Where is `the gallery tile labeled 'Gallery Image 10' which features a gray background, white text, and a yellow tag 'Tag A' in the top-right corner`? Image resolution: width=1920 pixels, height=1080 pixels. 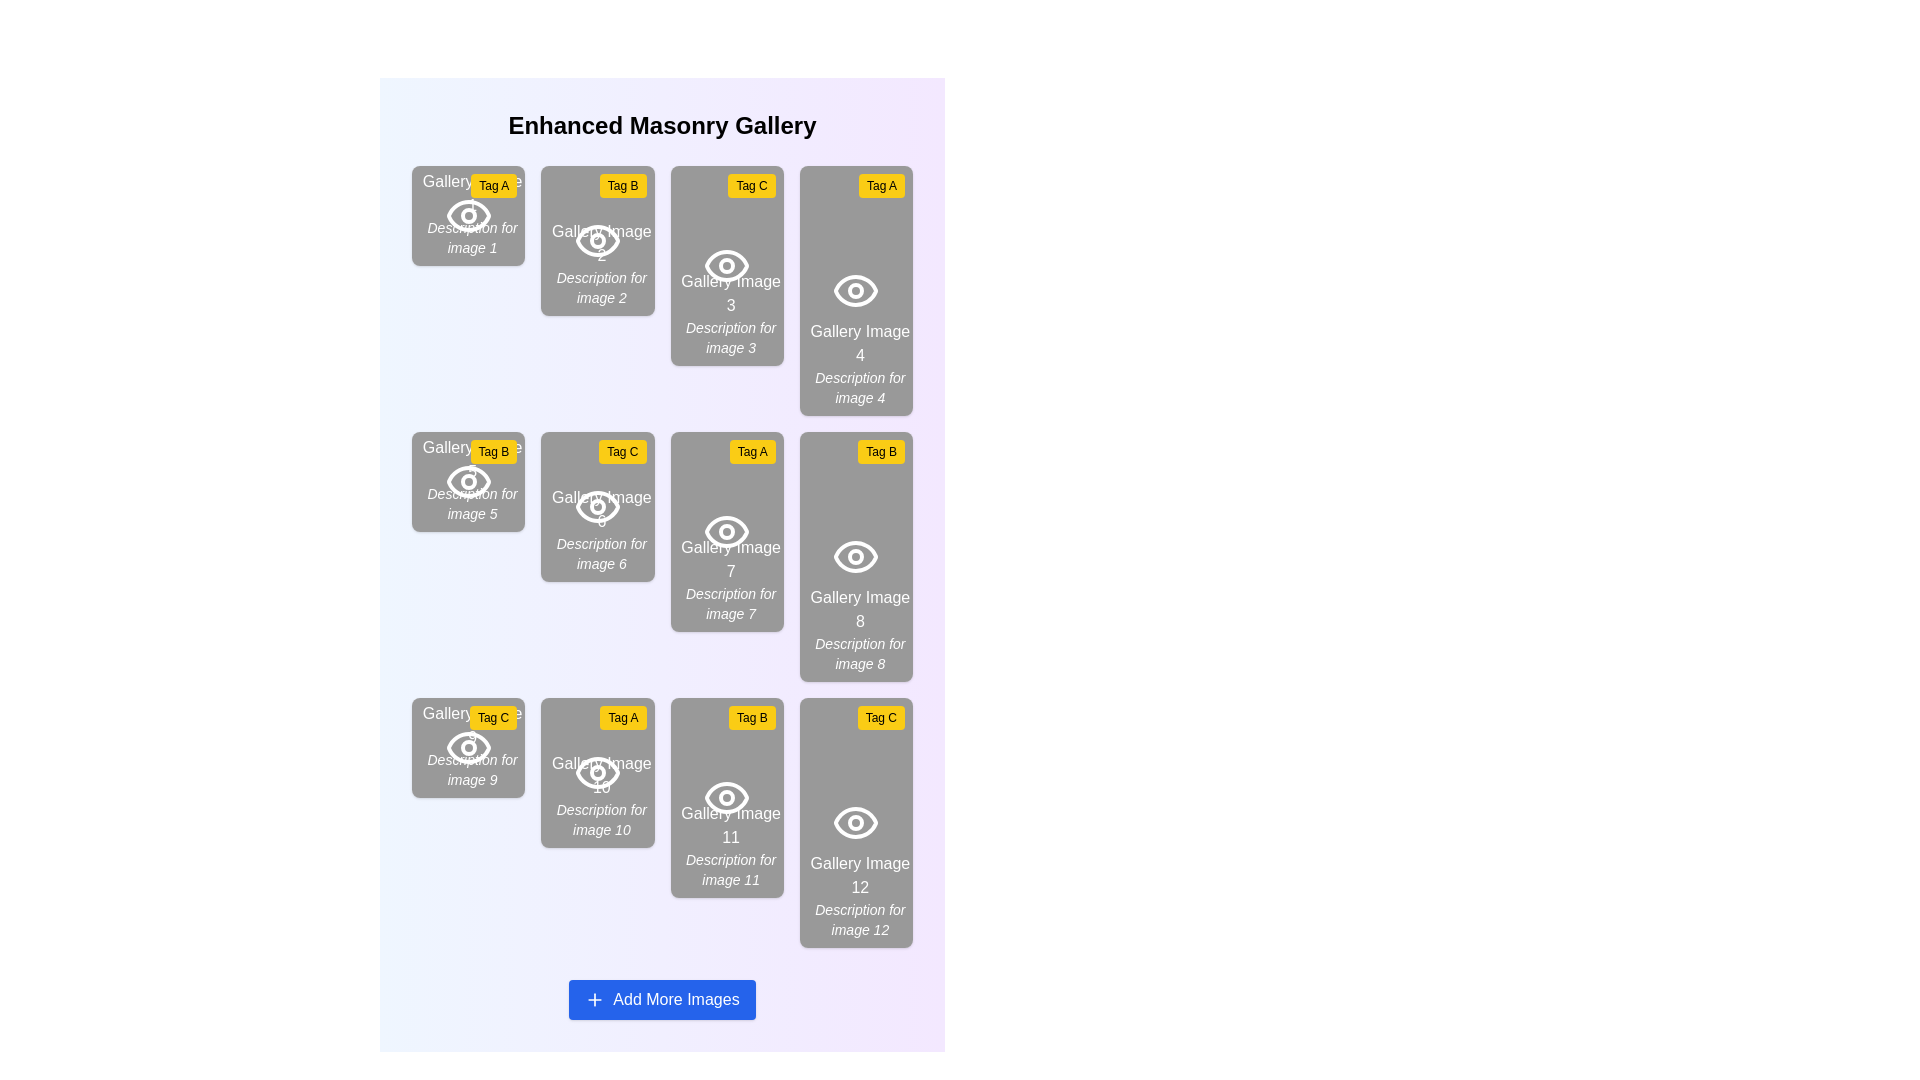
the gallery tile labeled 'Gallery Image 10' which features a gray background, white text, and a yellow tag 'Tag A' in the top-right corner is located at coordinates (596, 771).